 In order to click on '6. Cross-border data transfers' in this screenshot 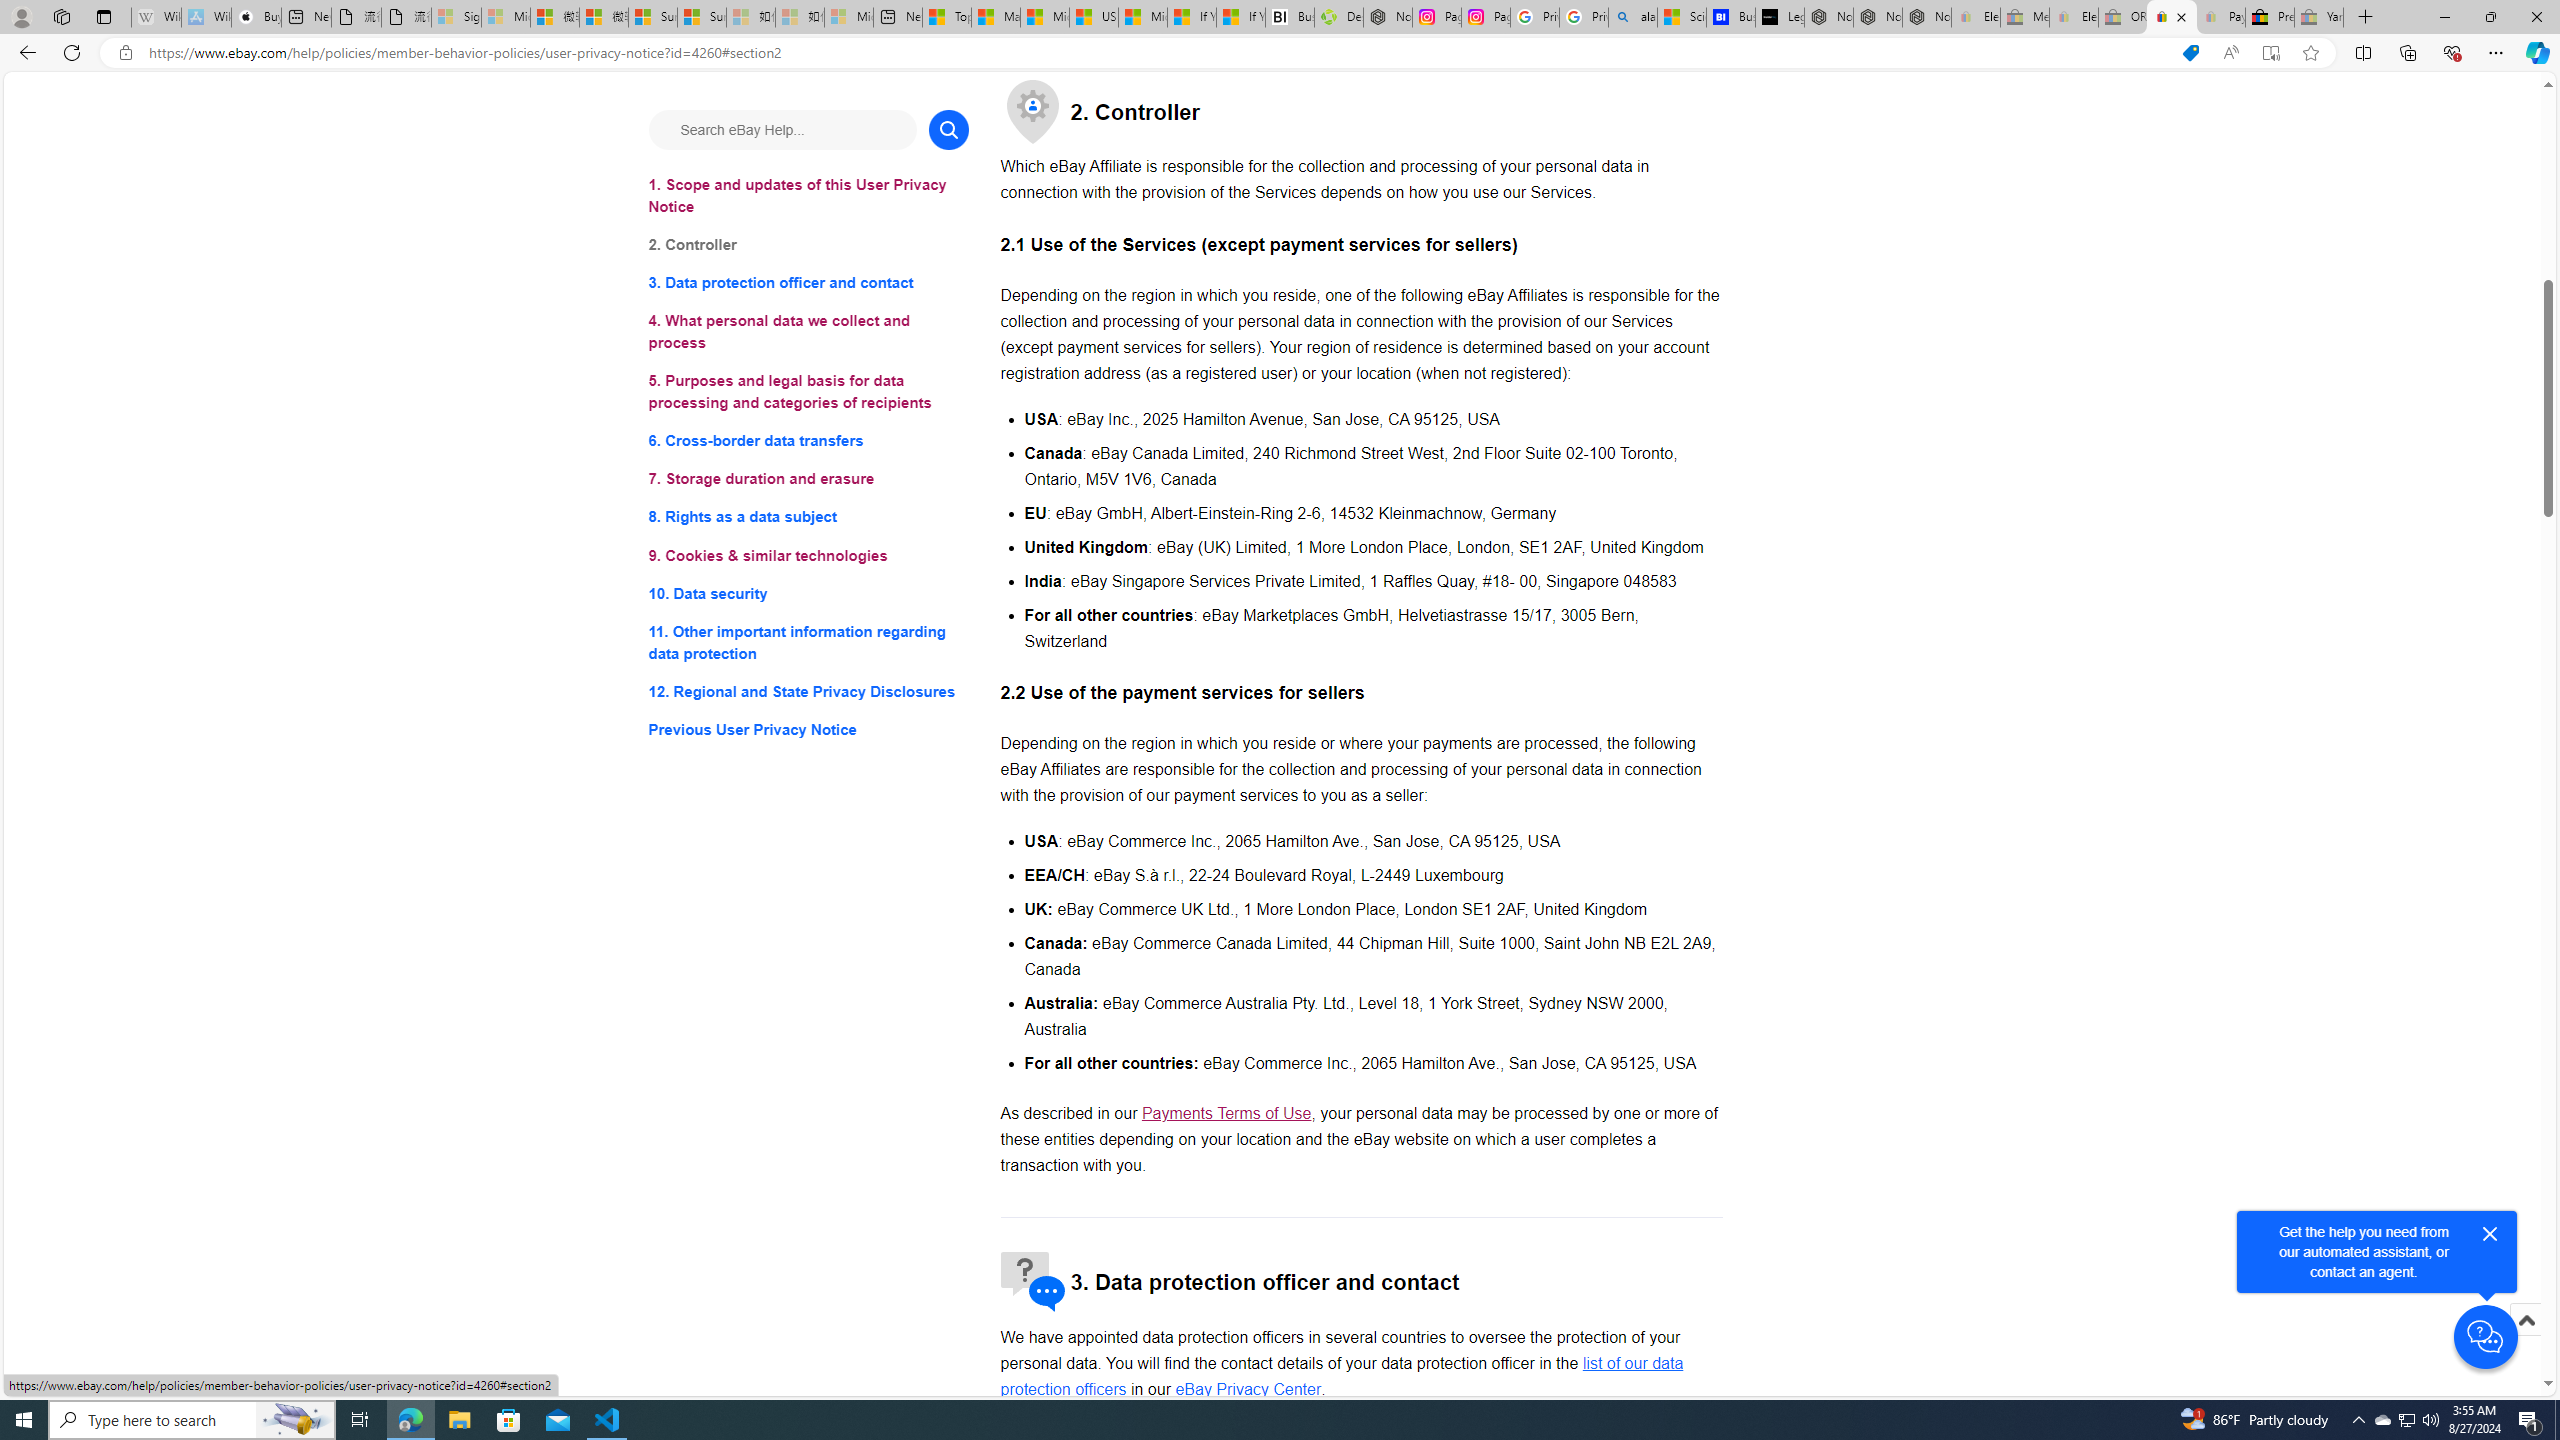, I will do `click(807, 441)`.